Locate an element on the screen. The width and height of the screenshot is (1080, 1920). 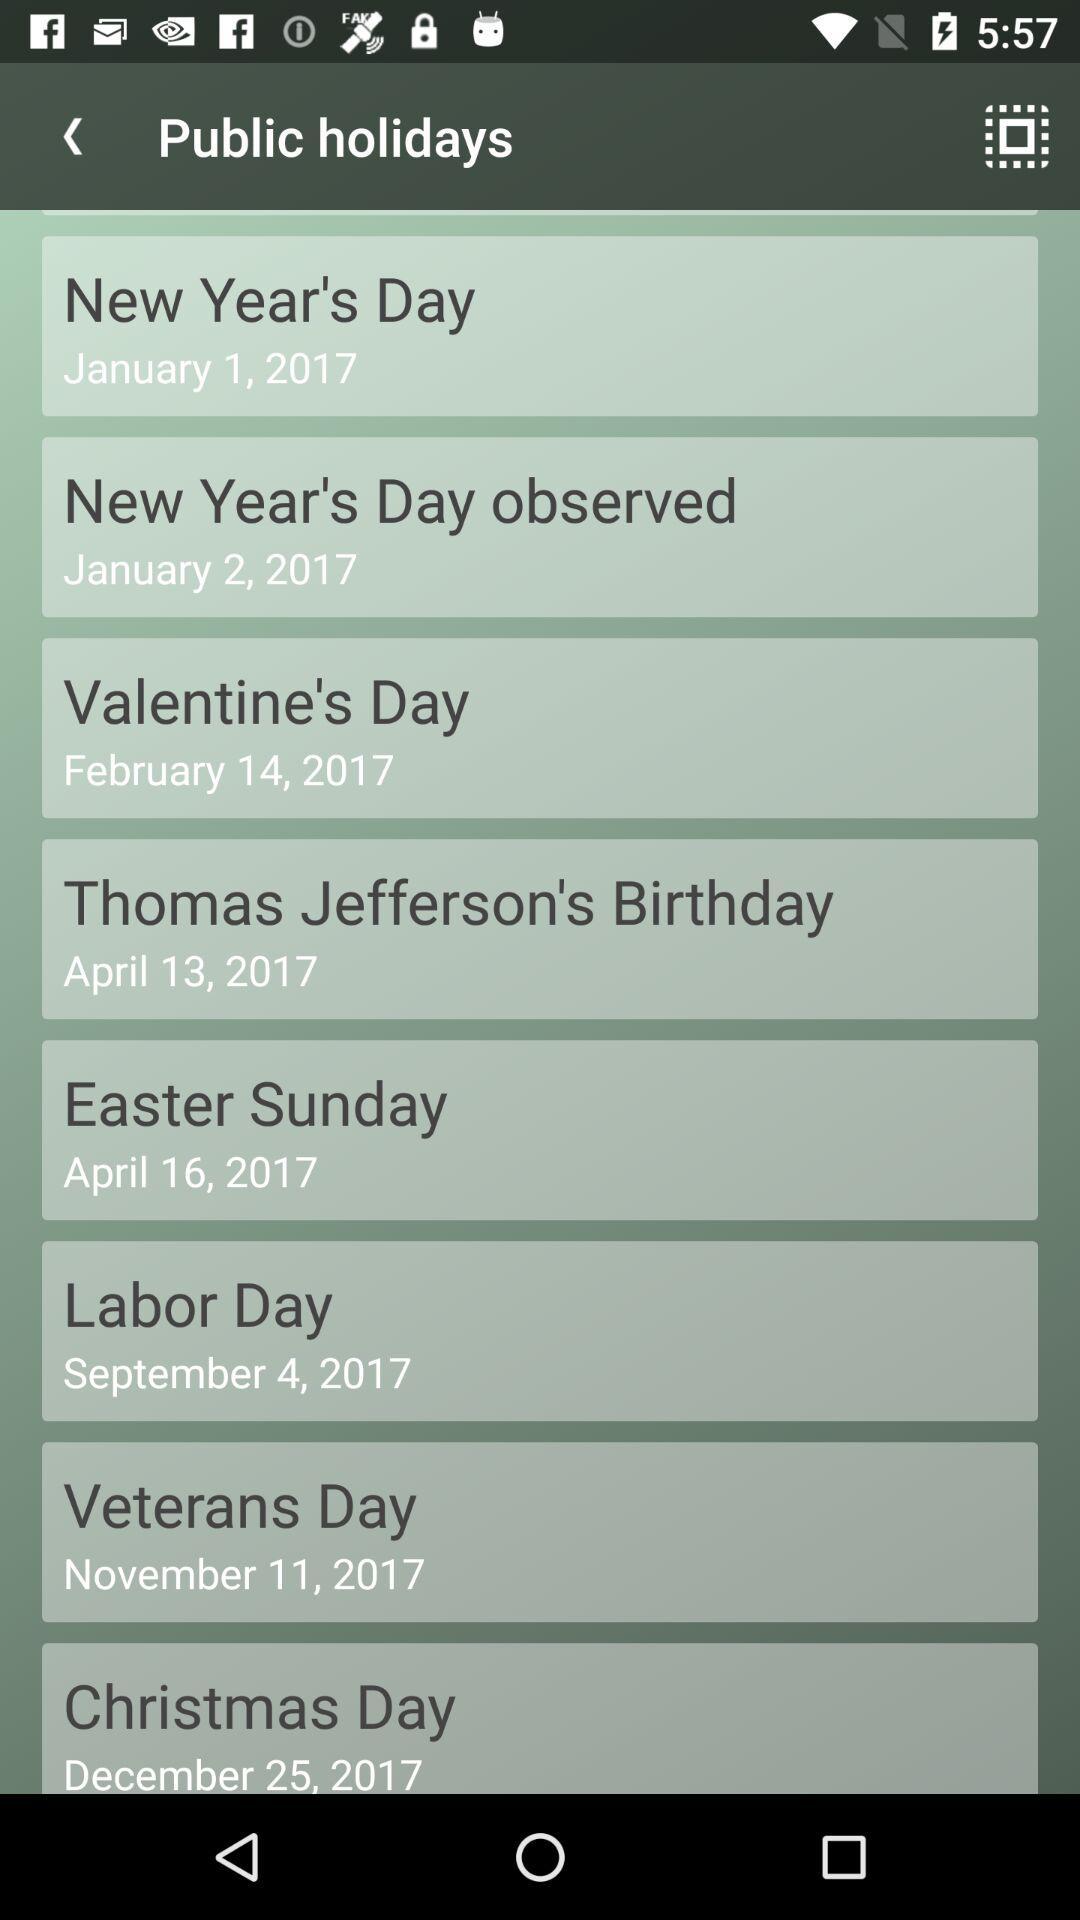
the september 4, 2017 item is located at coordinates (540, 1370).